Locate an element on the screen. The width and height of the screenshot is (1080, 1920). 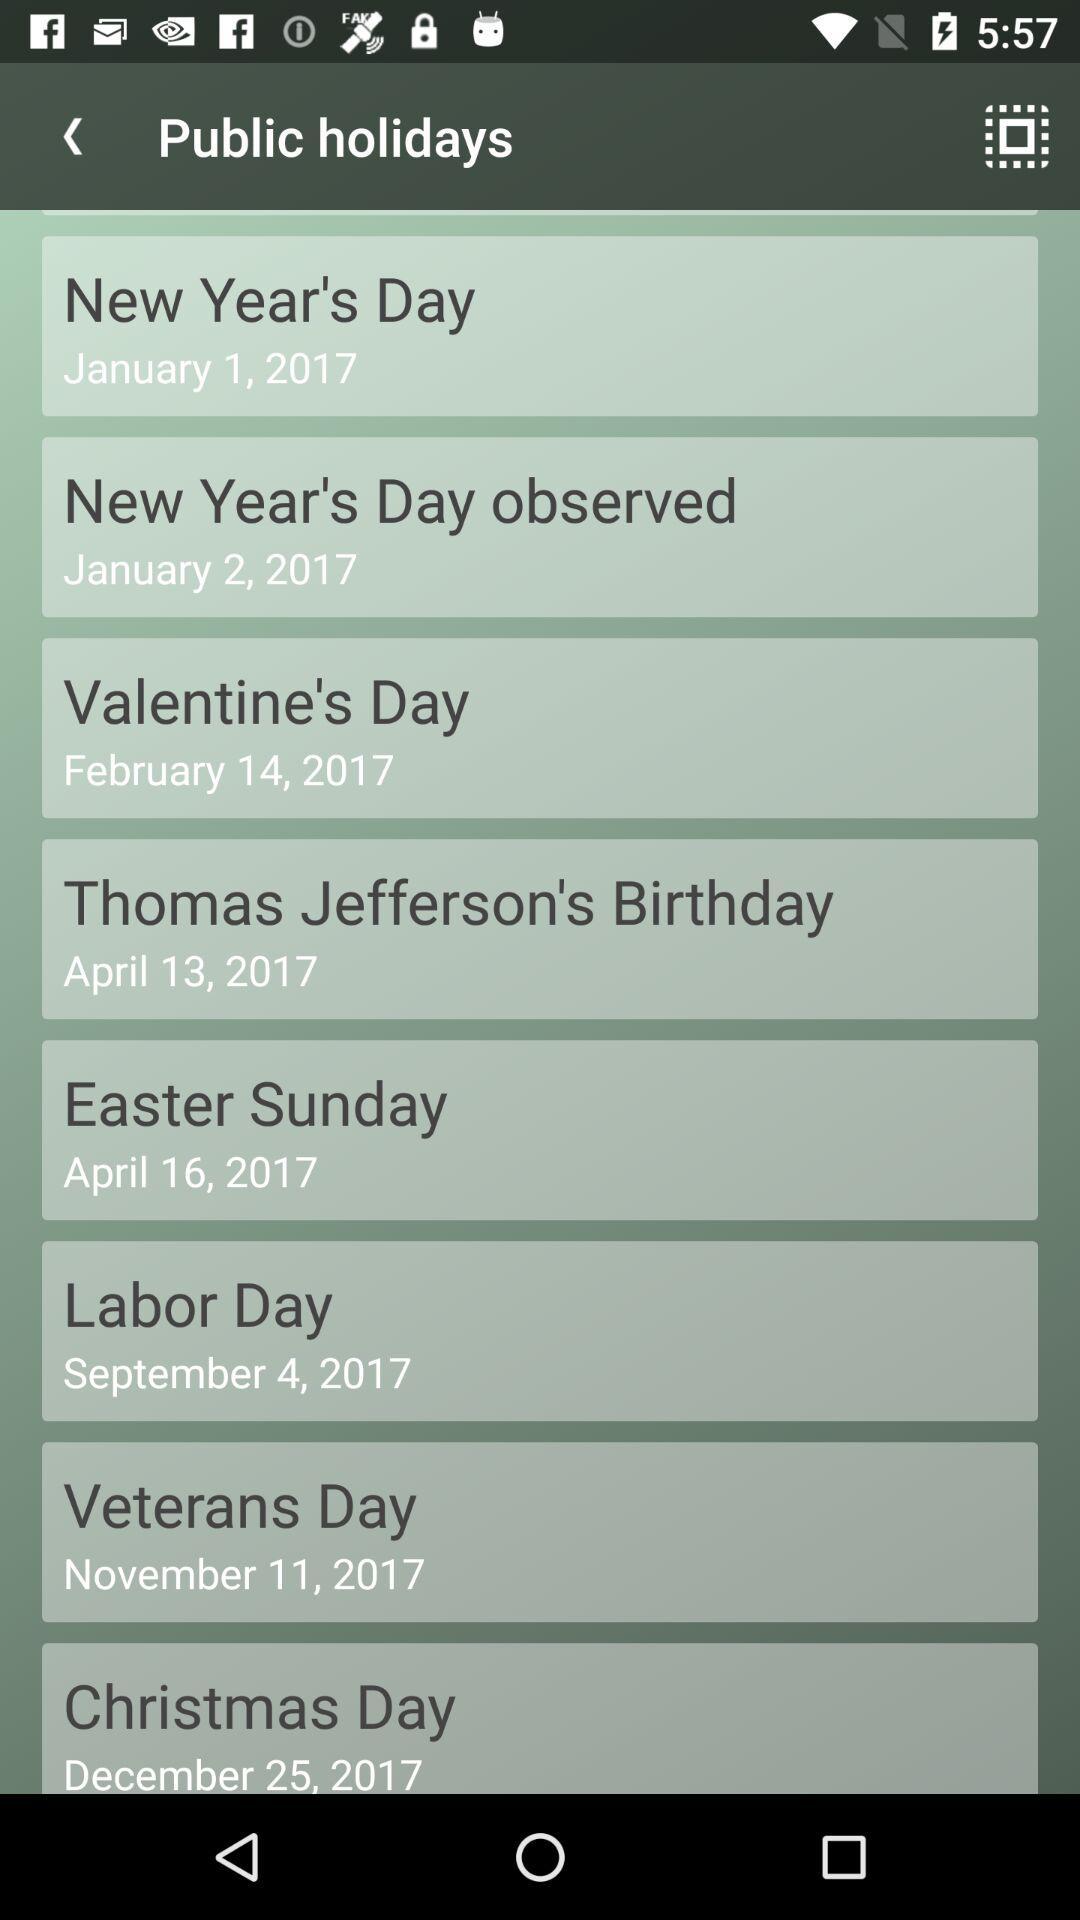
the september 4, 2017 item is located at coordinates (540, 1370).